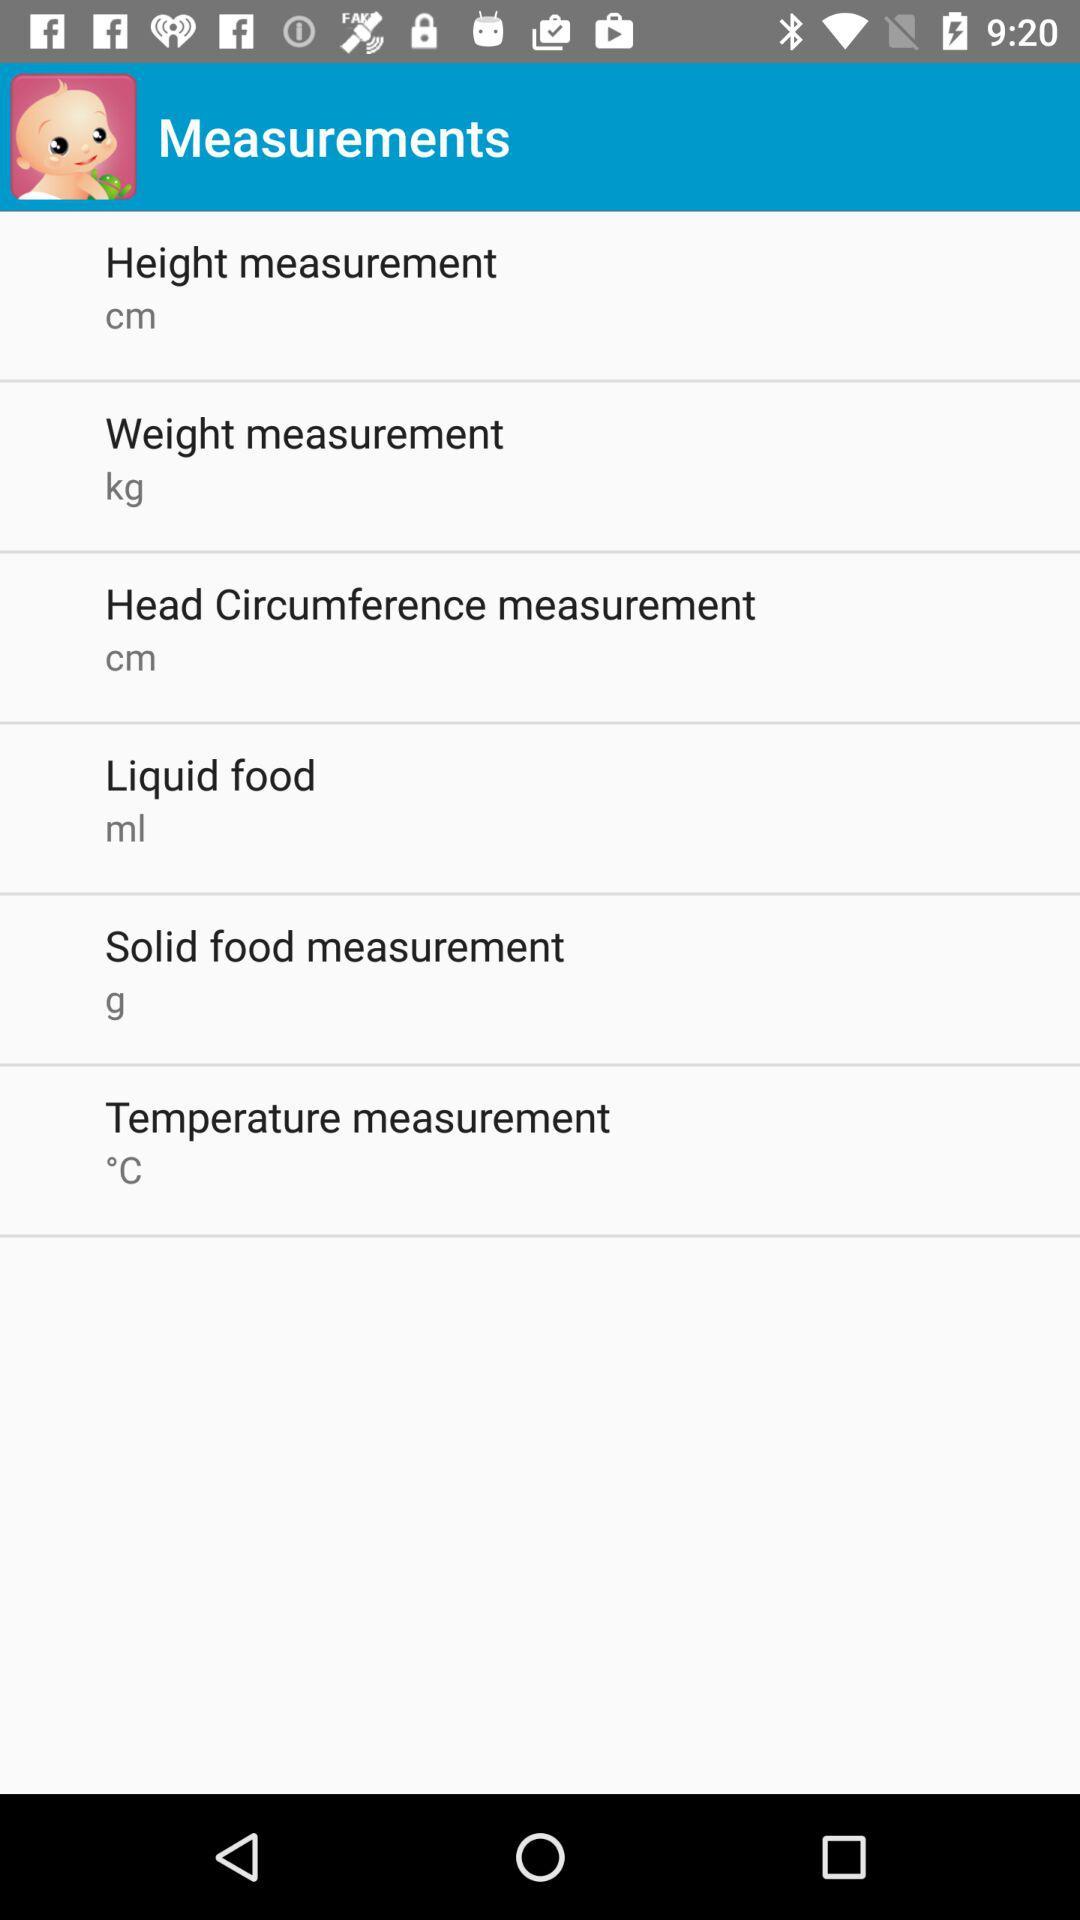  I want to click on icon above the ml, so click(591, 772).